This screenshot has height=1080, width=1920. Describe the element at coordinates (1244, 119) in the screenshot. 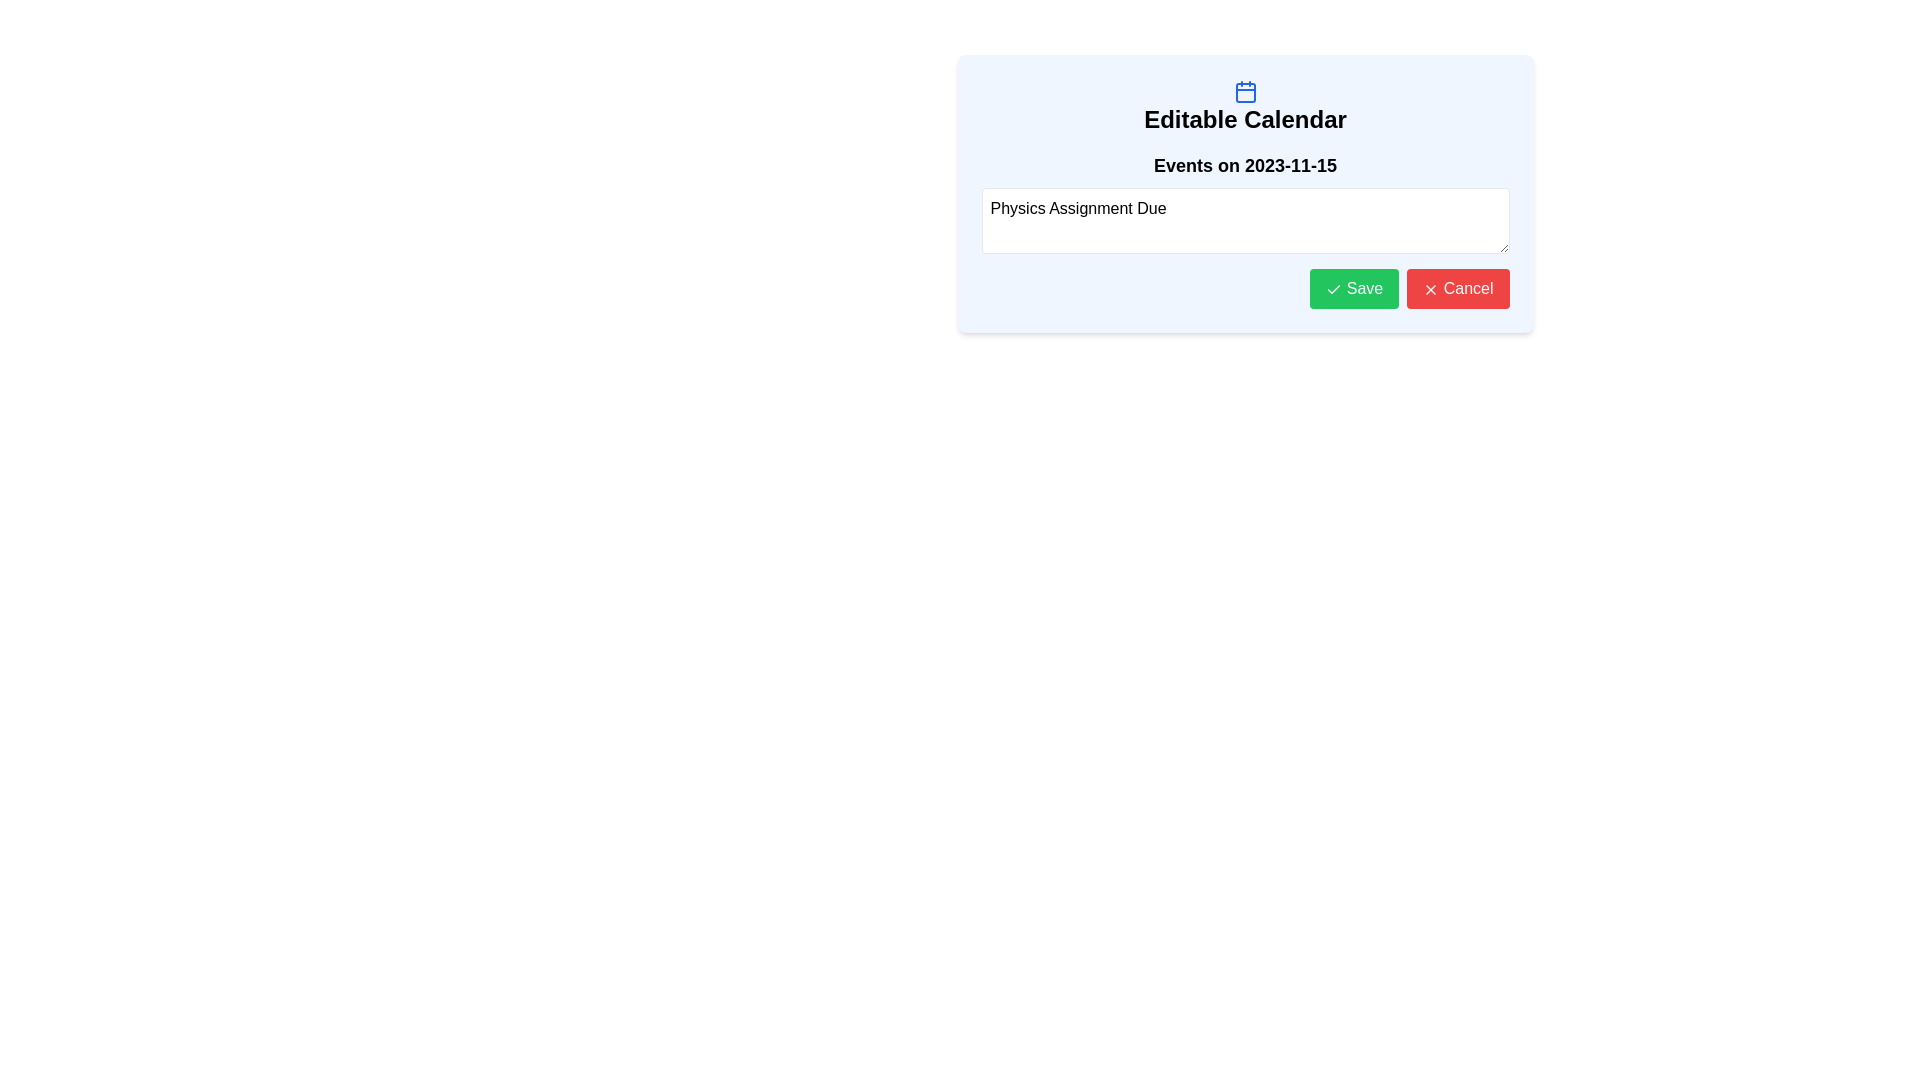

I see `the static text title or heading that serves as the primary title for the calendar section, located beneath the calendar icon` at that location.